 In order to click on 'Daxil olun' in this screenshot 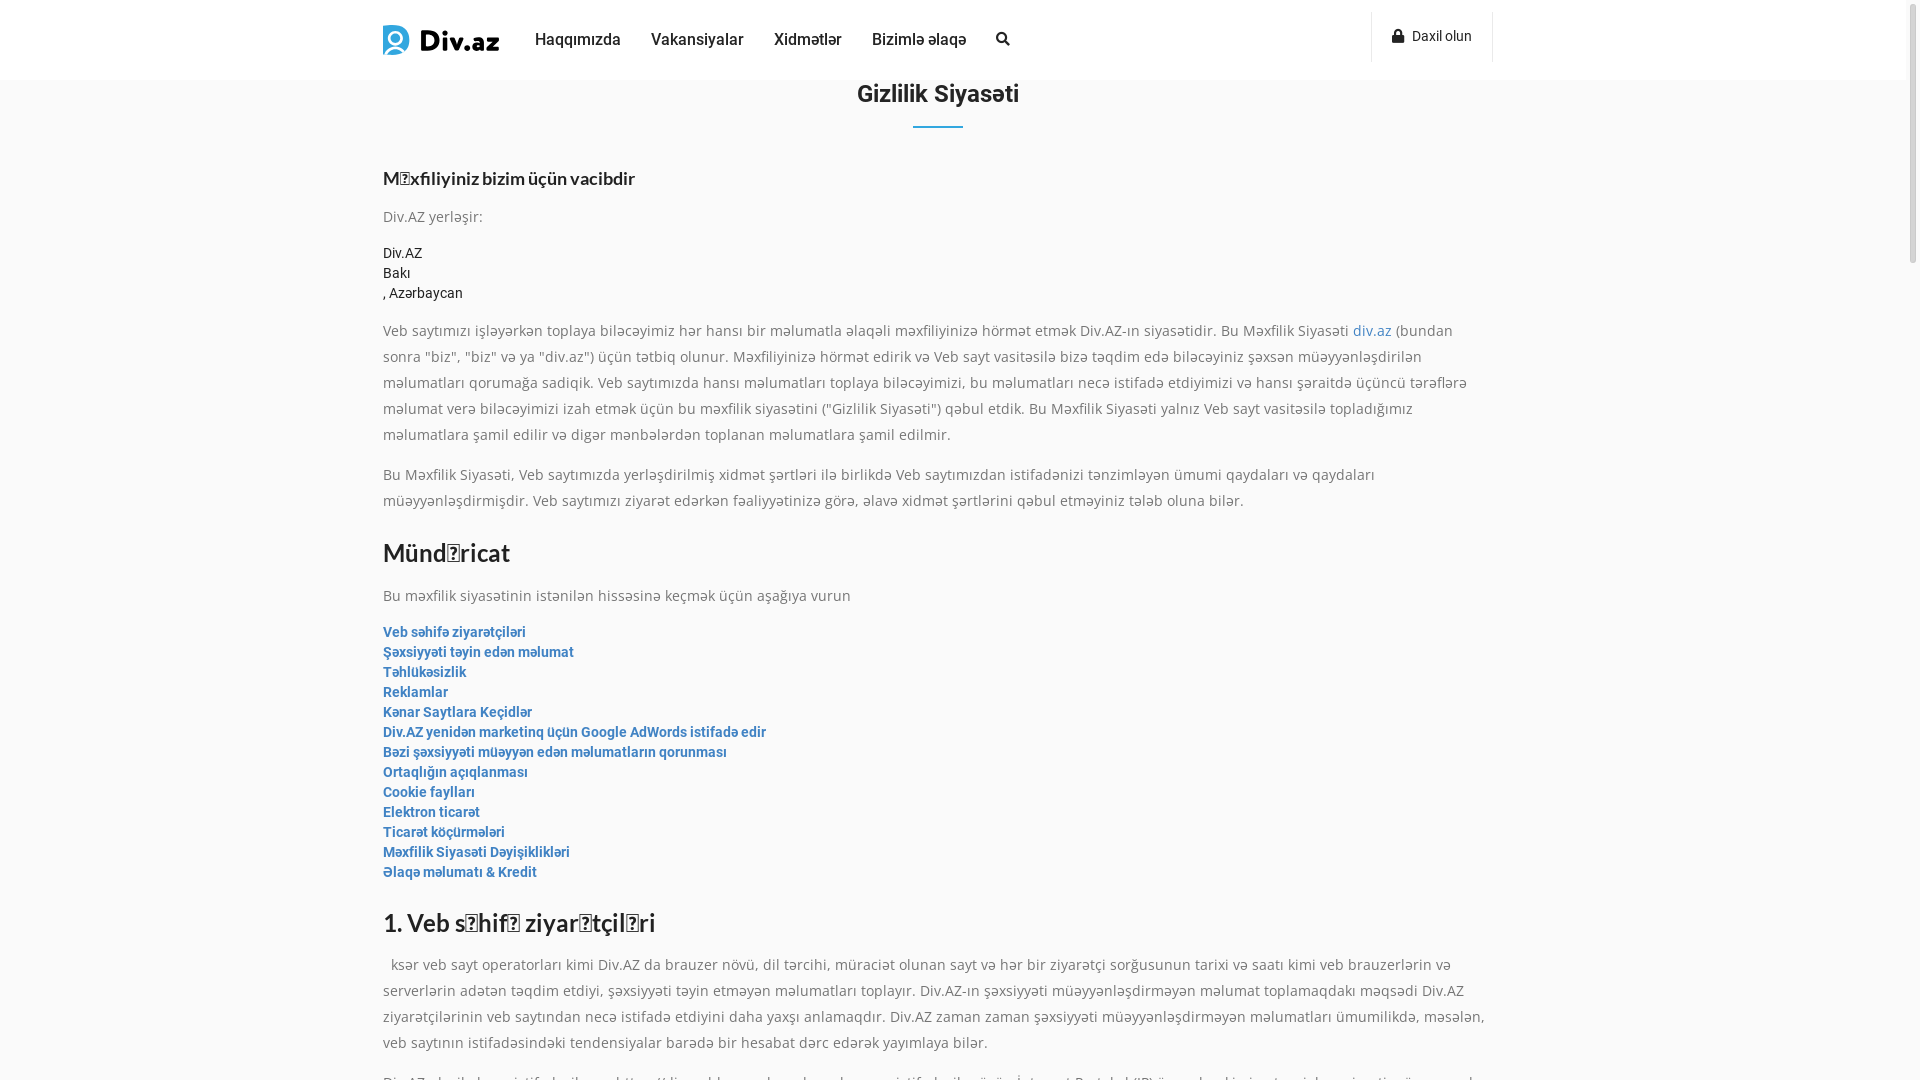, I will do `click(1430, 37)`.